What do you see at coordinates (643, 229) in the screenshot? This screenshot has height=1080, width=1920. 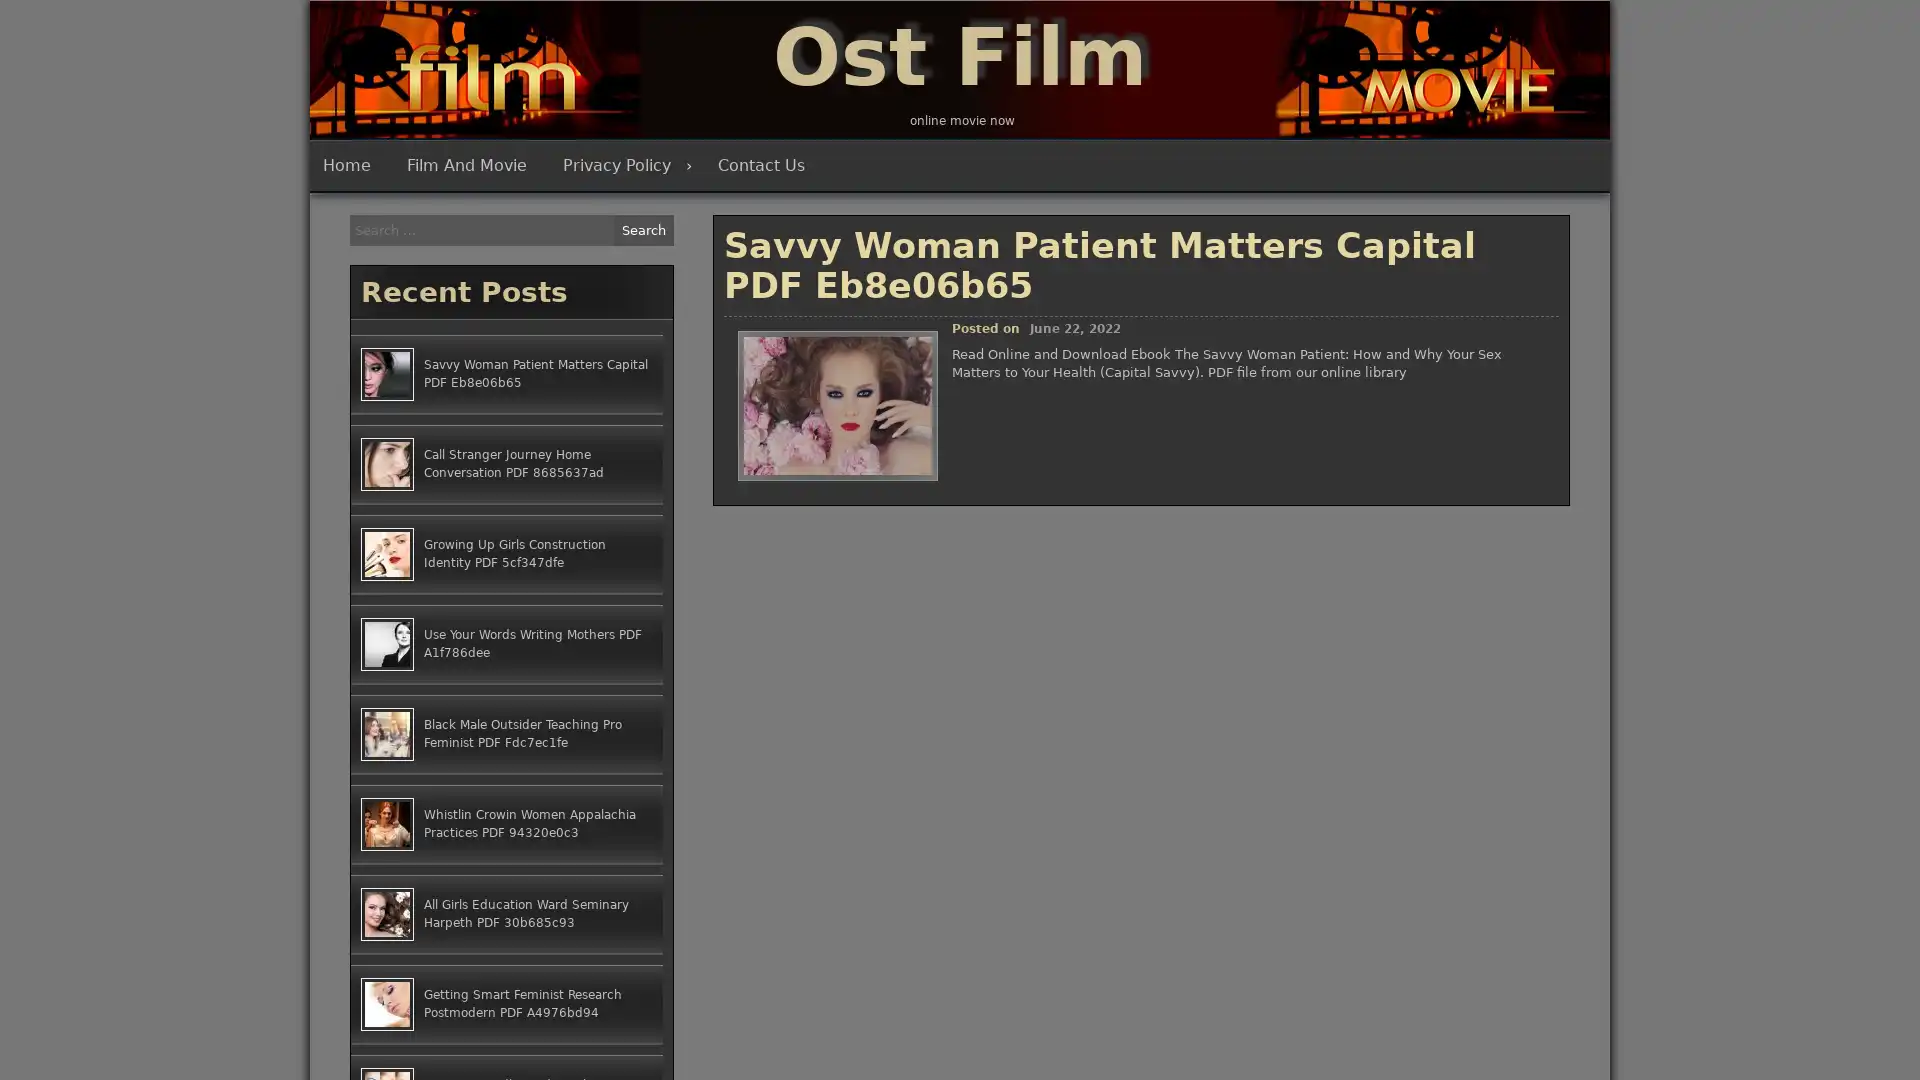 I see `Search` at bounding box center [643, 229].